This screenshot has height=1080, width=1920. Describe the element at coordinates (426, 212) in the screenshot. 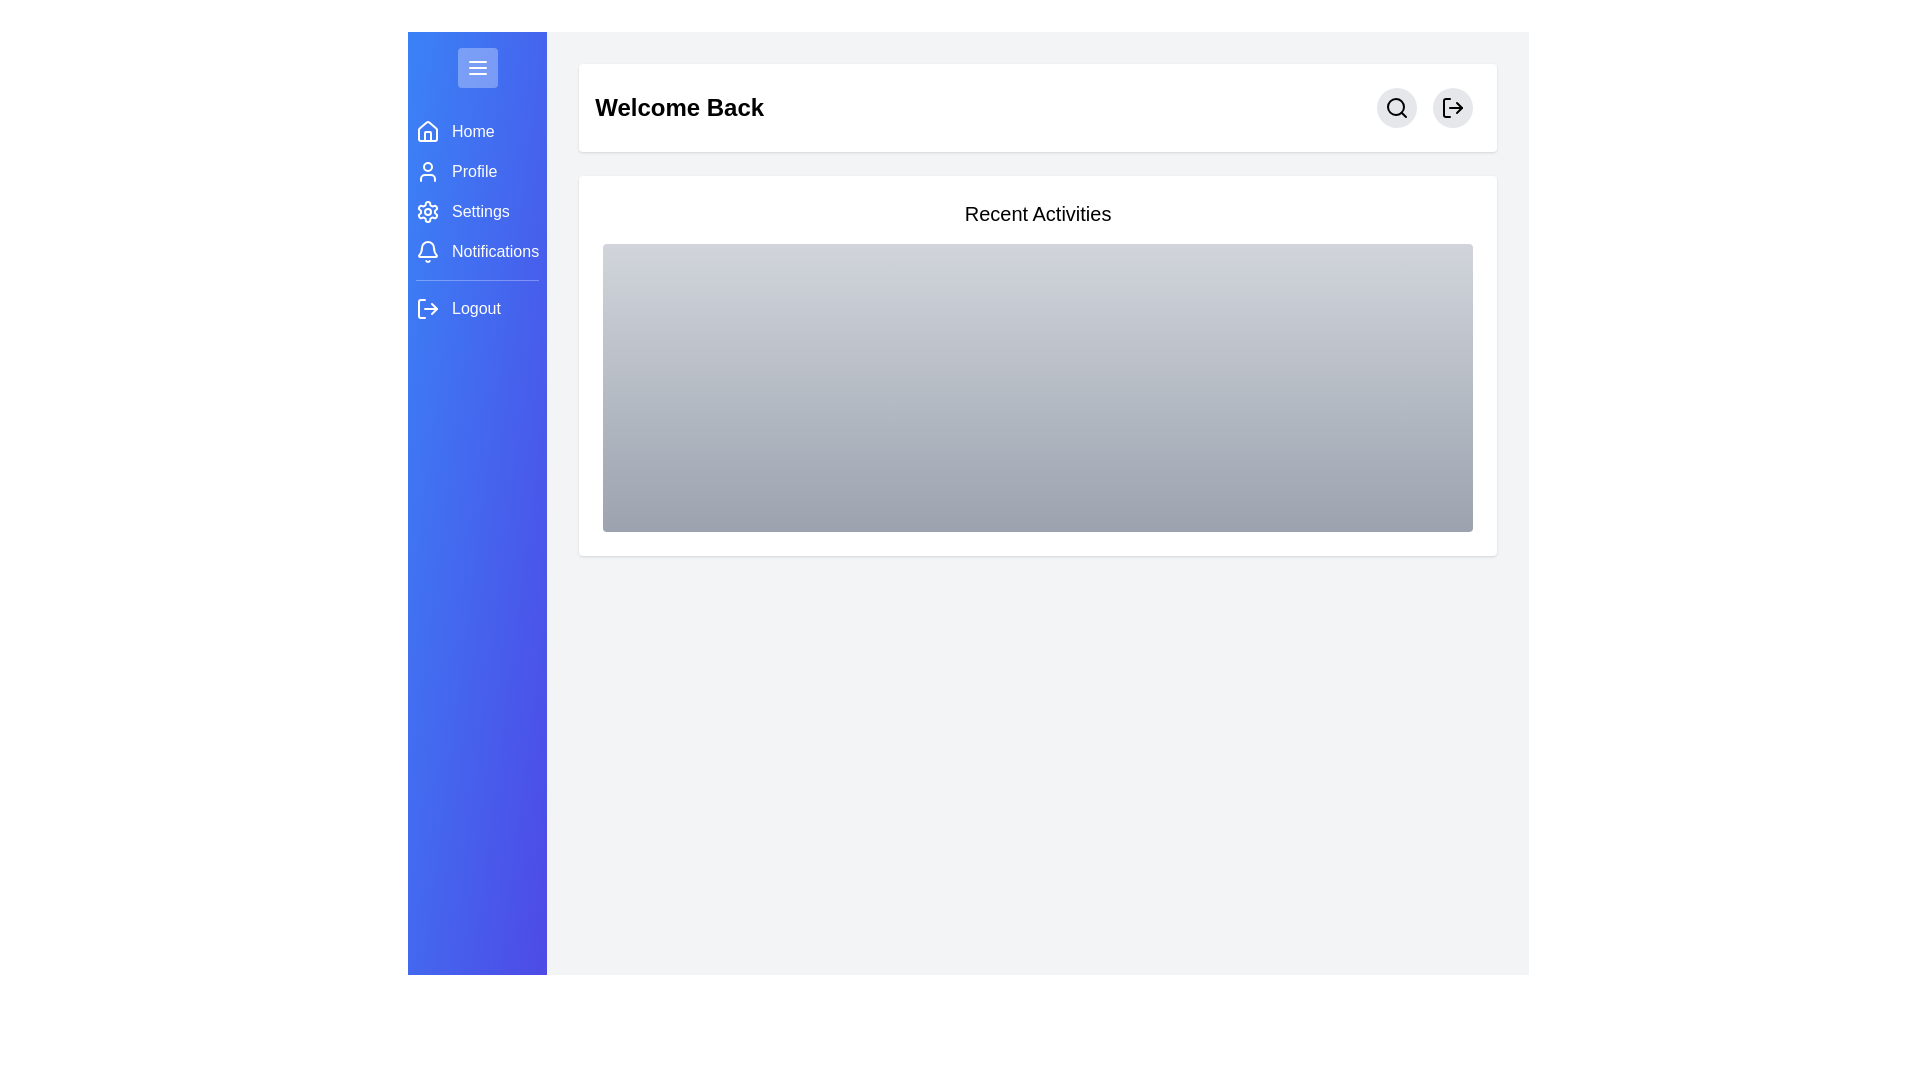

I see `the gear icon representing settings, which is located in the vertical menu on the left side of the user interface, adjacent to the 'Settings' label` at that location.